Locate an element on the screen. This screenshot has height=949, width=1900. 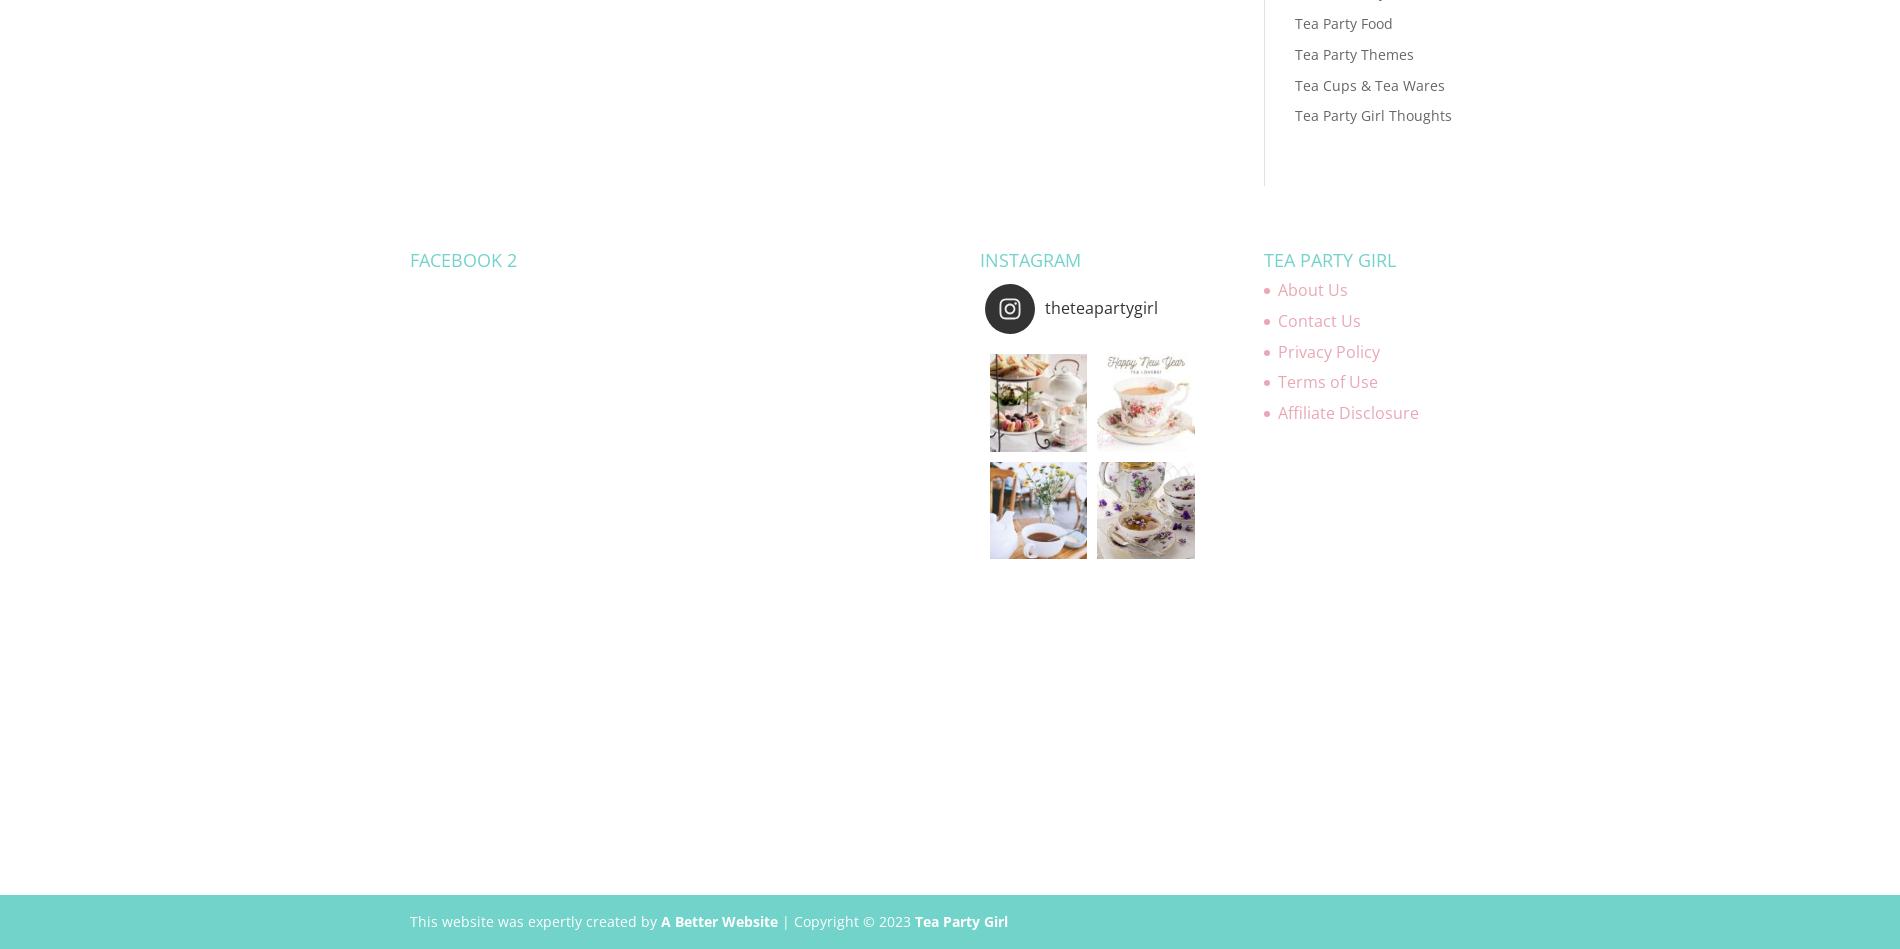
'This website was expertly created by' is located at coordinates (535, 920).